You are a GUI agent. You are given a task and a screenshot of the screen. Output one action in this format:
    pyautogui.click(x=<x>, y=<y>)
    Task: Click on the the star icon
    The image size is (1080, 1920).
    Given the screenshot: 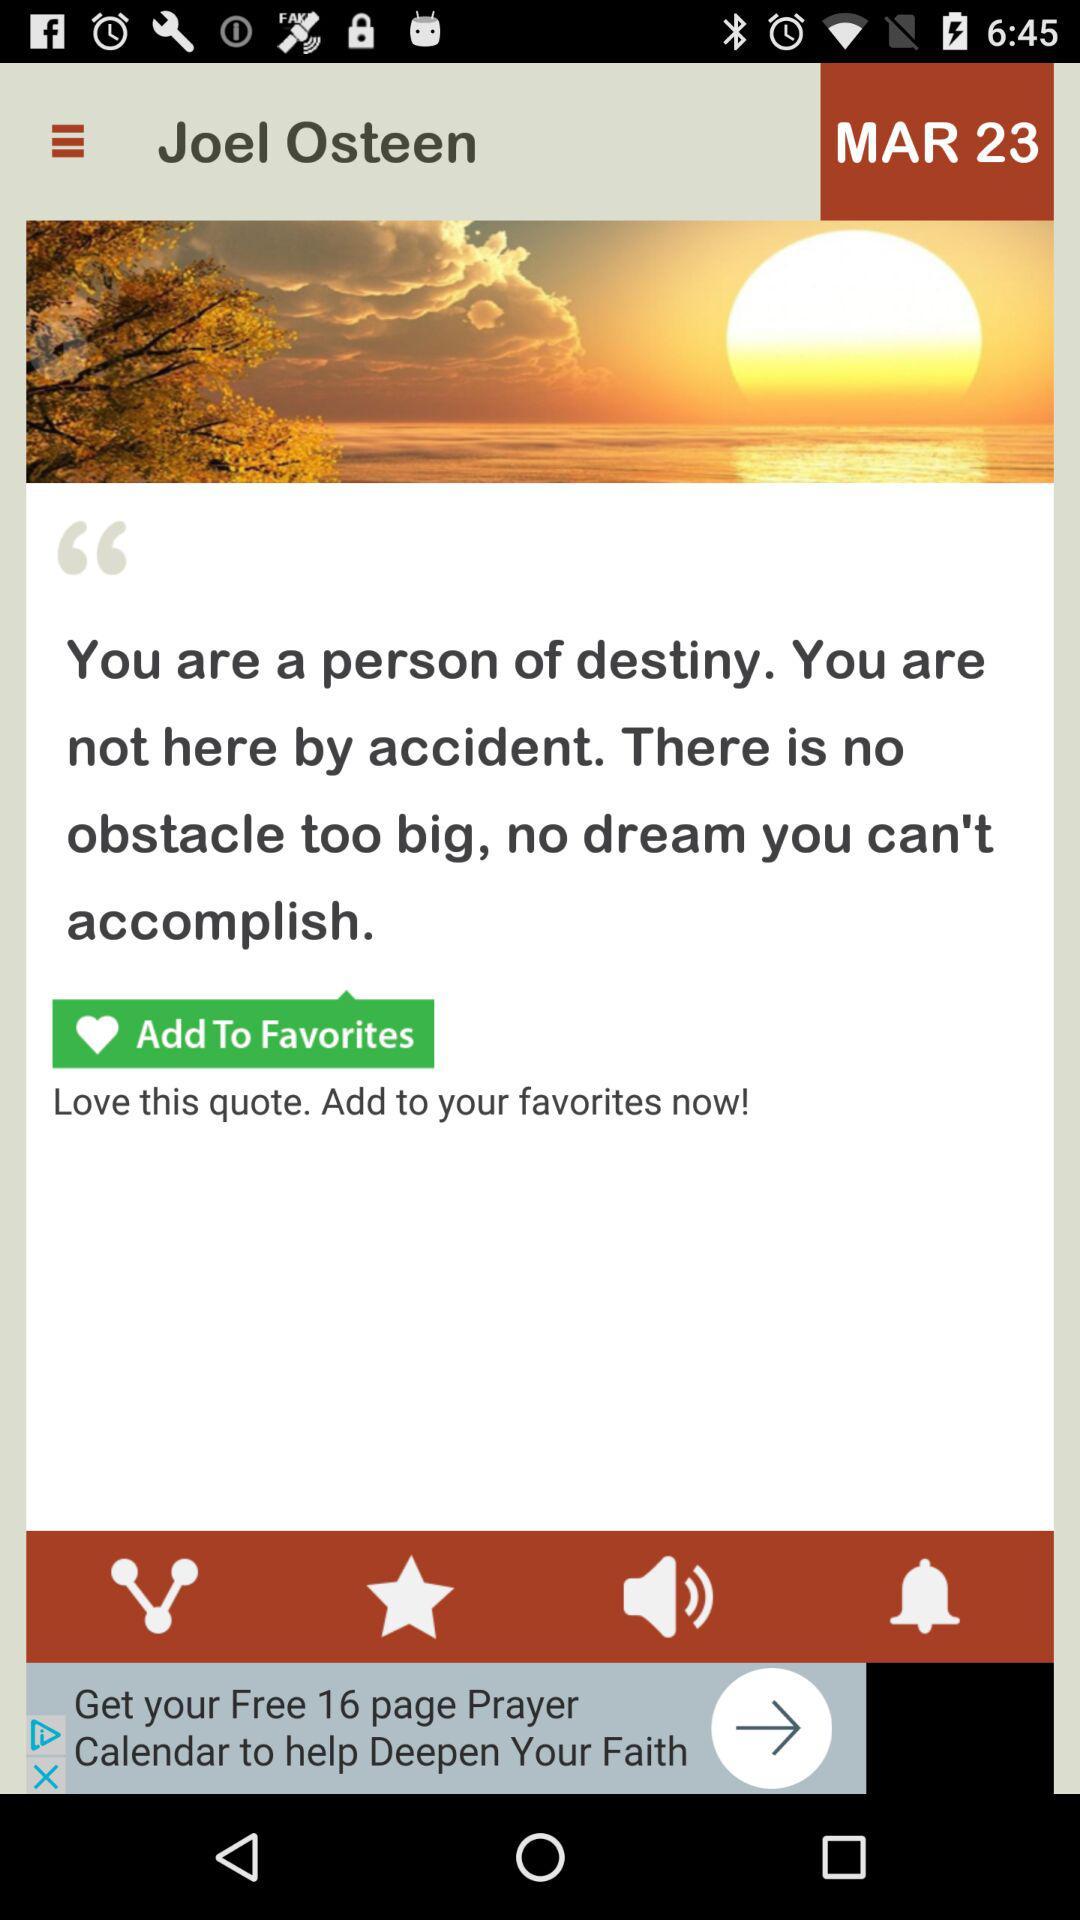 What is the action you would take?
    pyautogui.click(x=410, y=1707)
    